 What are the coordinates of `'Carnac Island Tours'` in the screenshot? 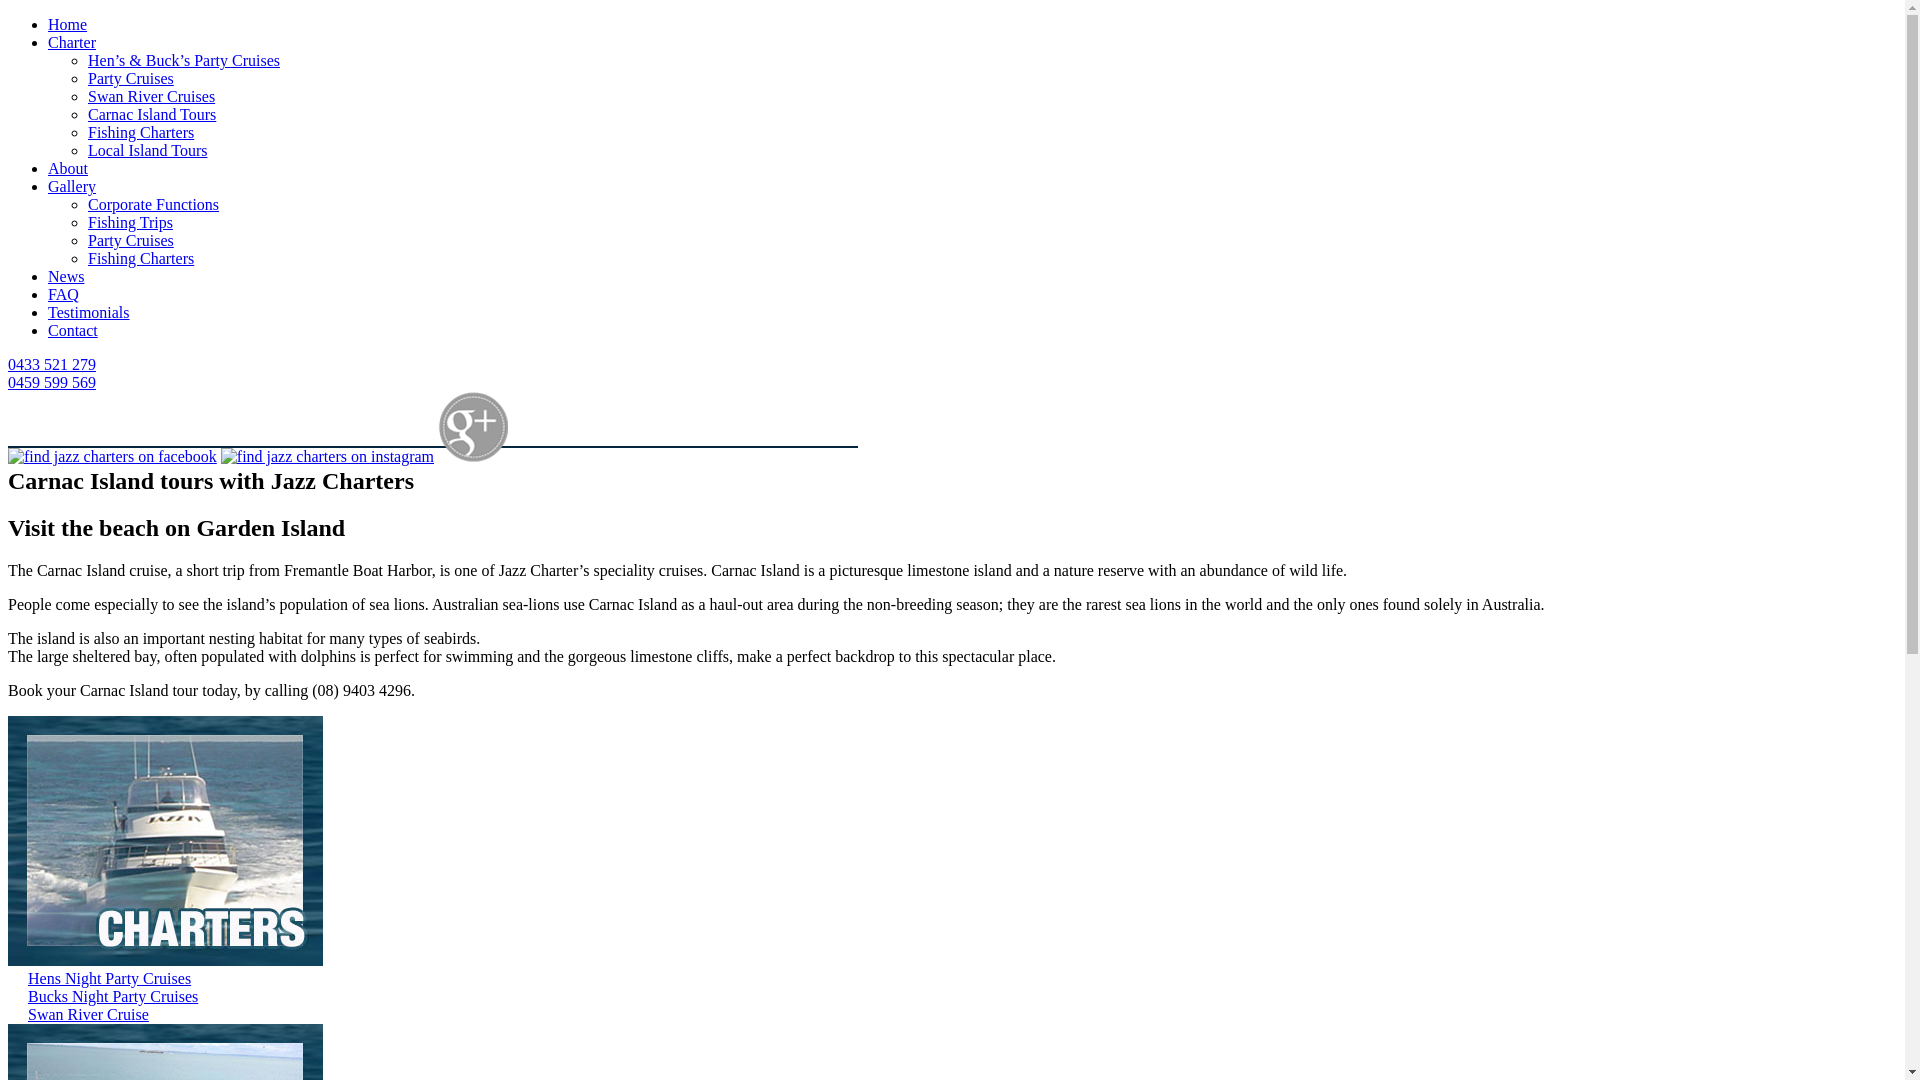 It's located at (151, 114).